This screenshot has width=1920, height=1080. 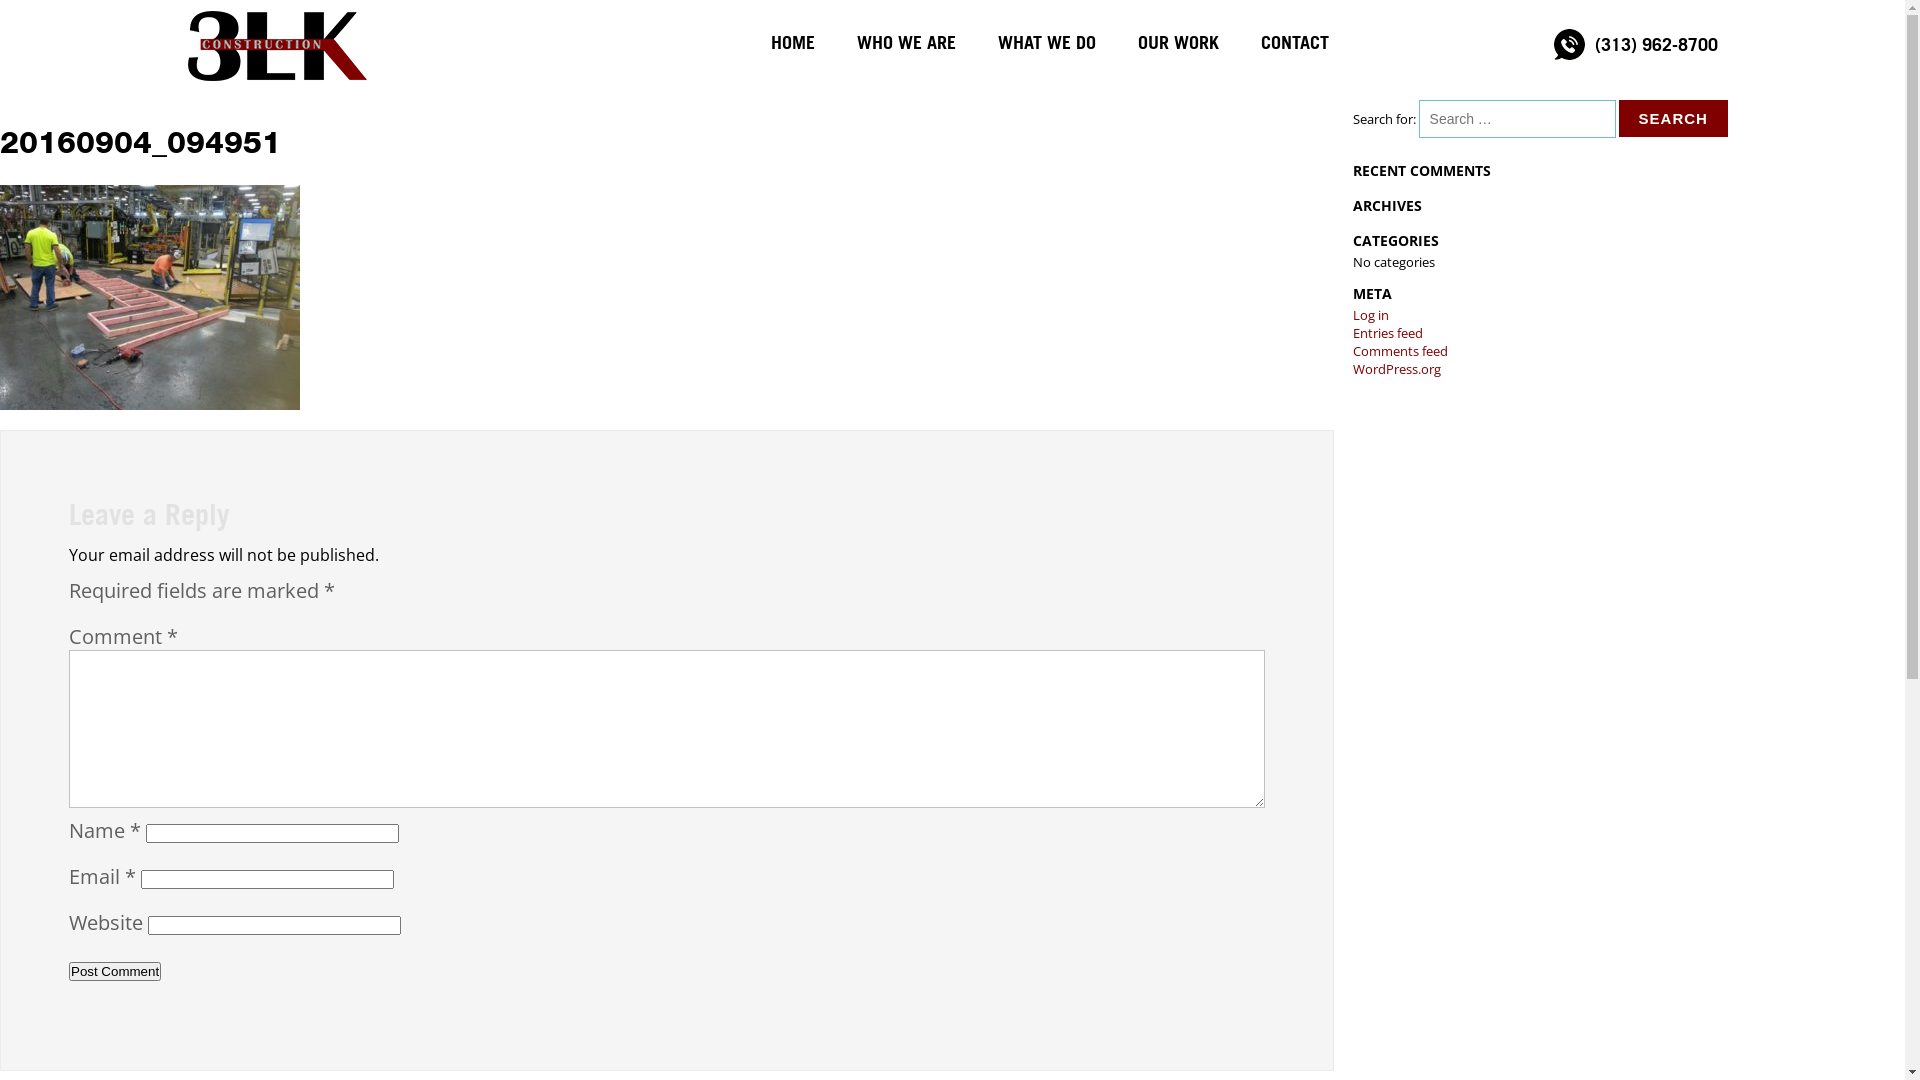 I want to click on 'Comments feed', so click(x=1399, y=350).